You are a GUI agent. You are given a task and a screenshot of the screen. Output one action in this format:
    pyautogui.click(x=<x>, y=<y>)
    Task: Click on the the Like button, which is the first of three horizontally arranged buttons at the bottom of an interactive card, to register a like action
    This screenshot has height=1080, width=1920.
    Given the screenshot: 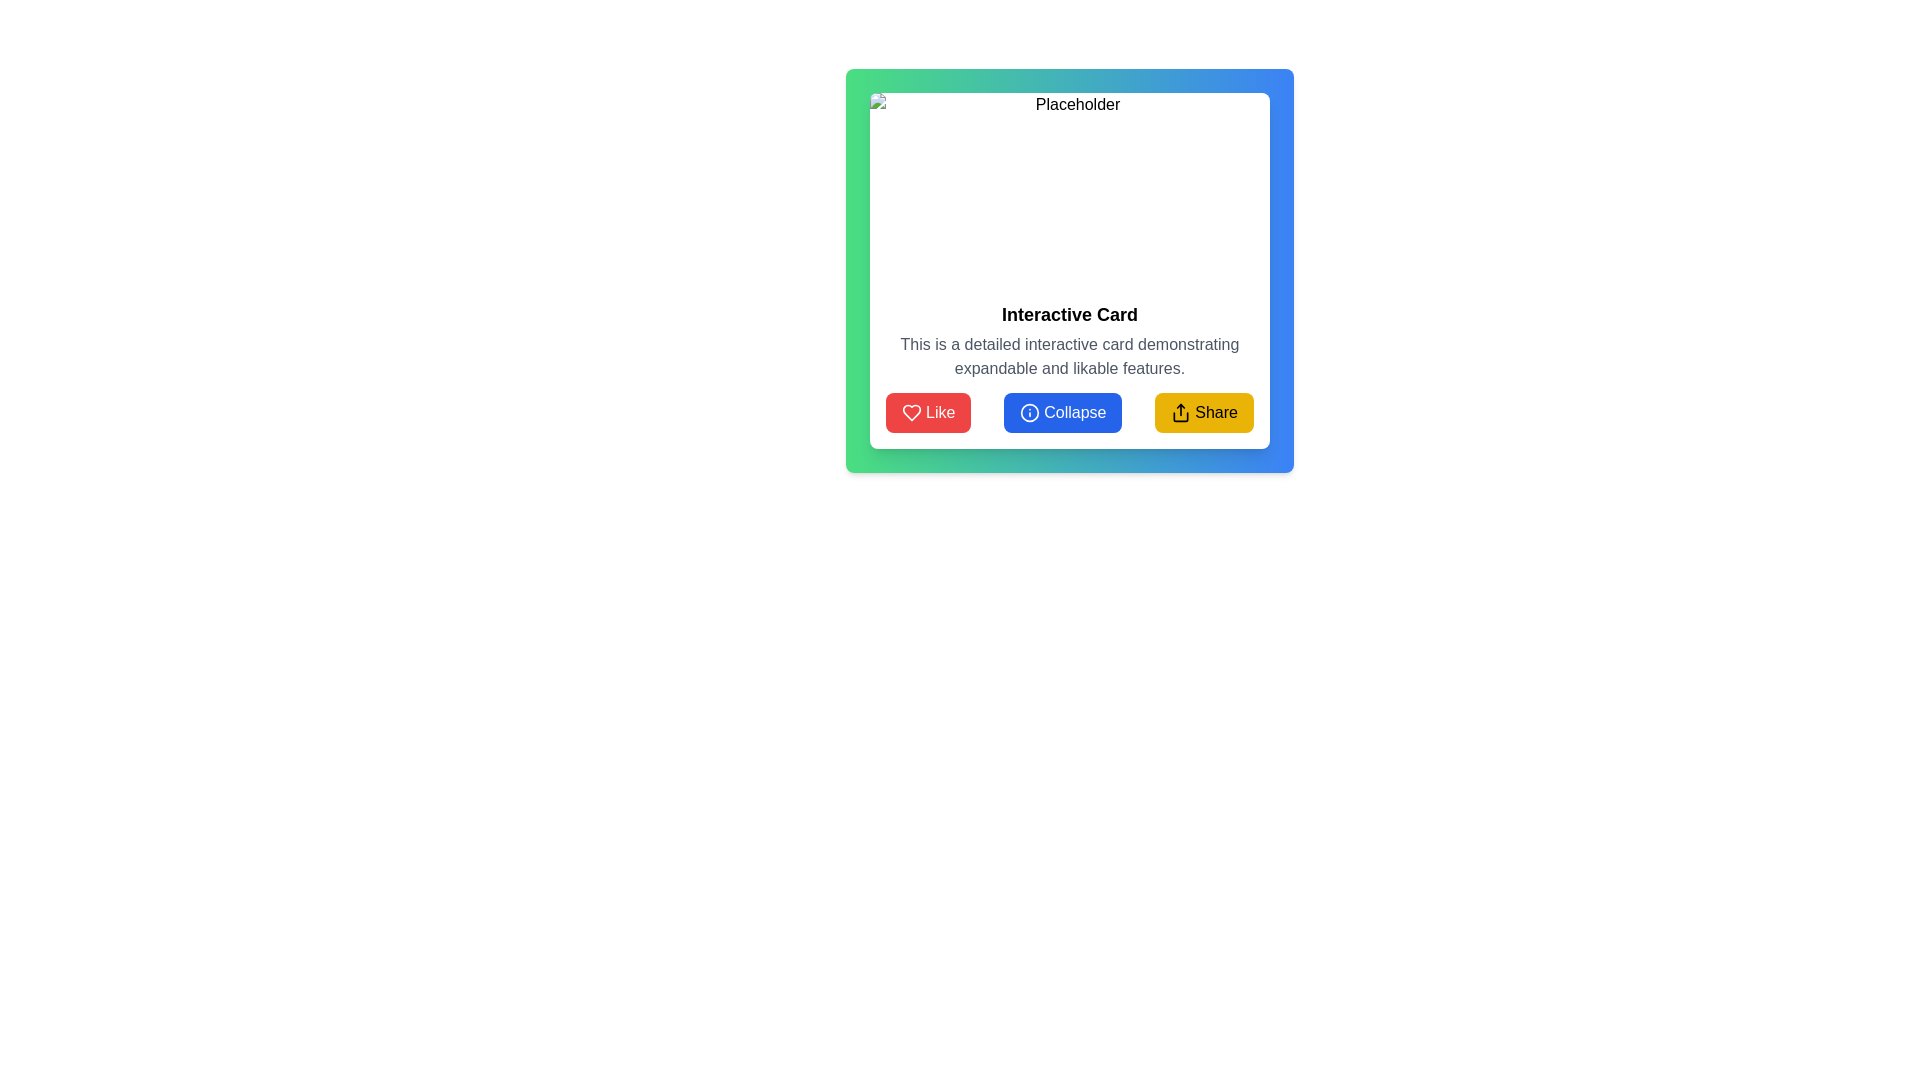 What is the action you would take?
    pyautogui.click(x=926, y=411)
    